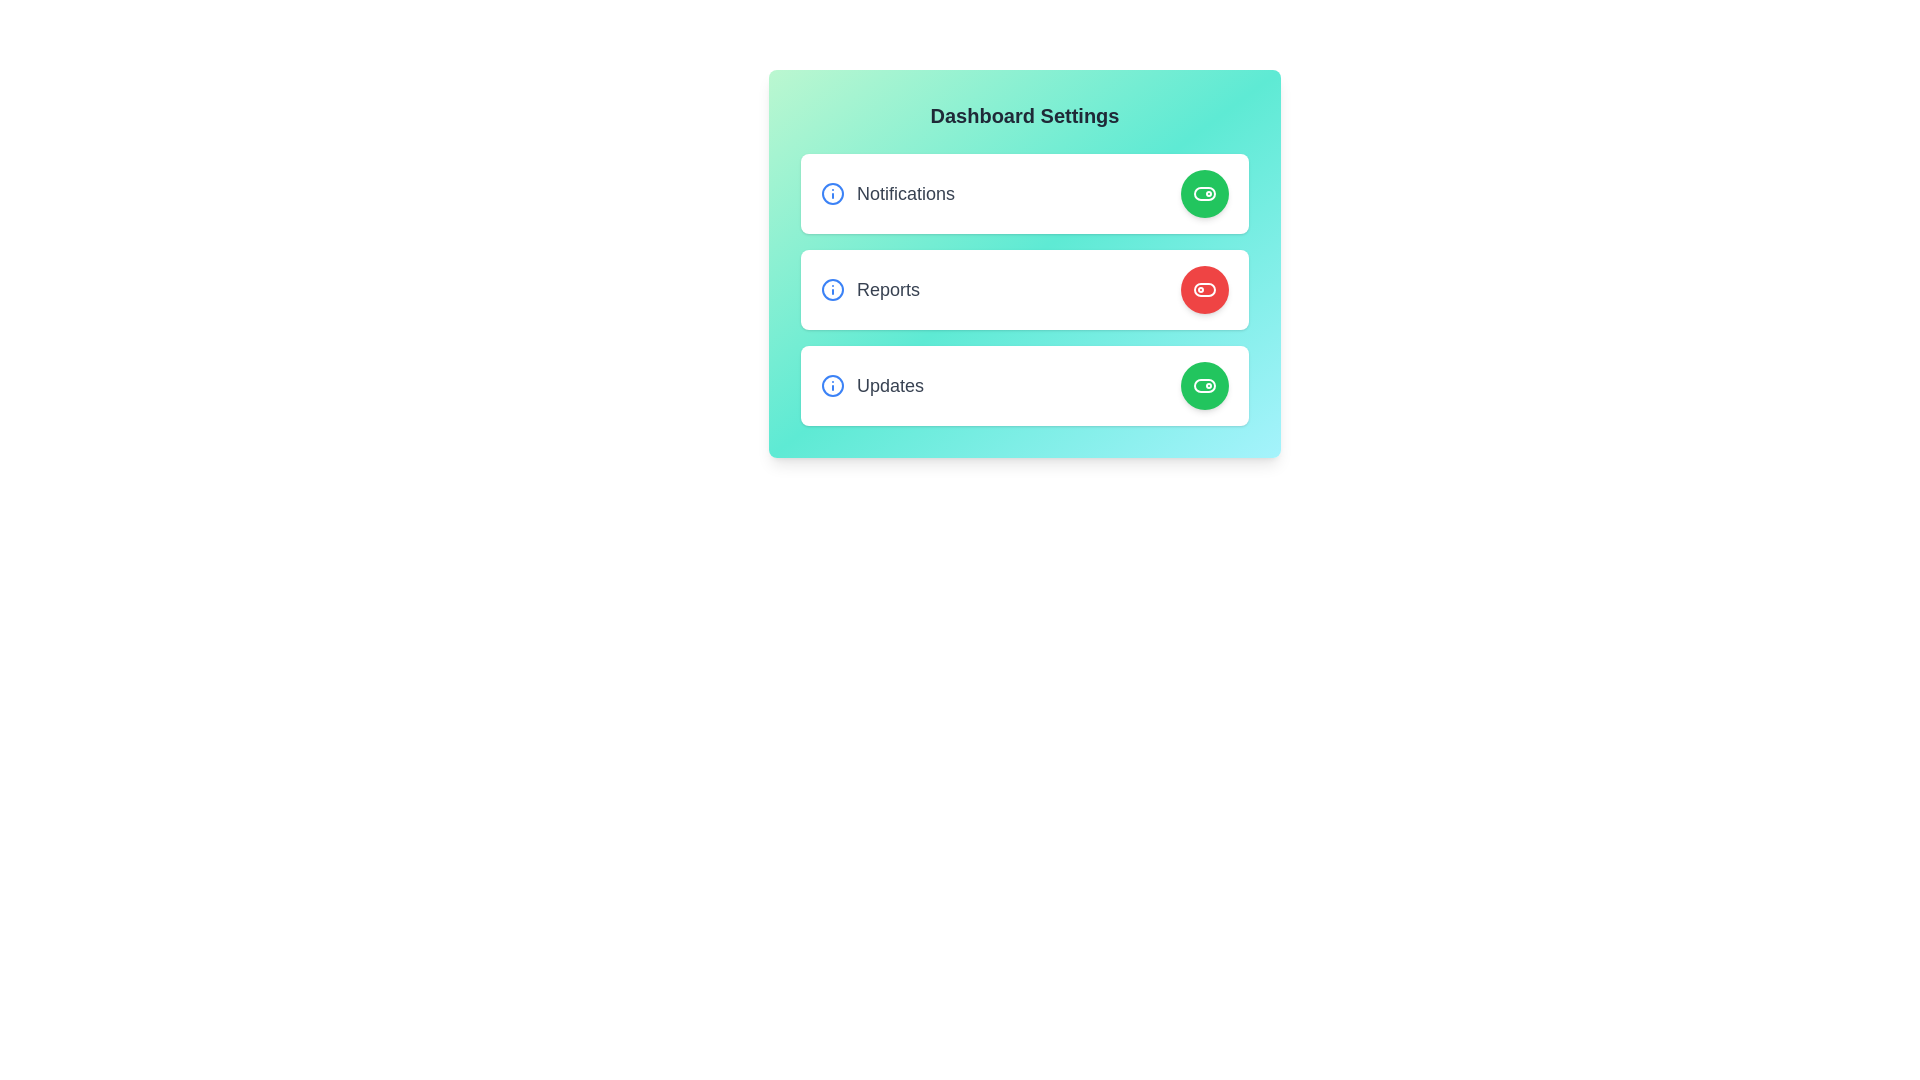 The image size is (1920, 1080). I want to click on information icon for the Notifications setting, so click(833, 193).